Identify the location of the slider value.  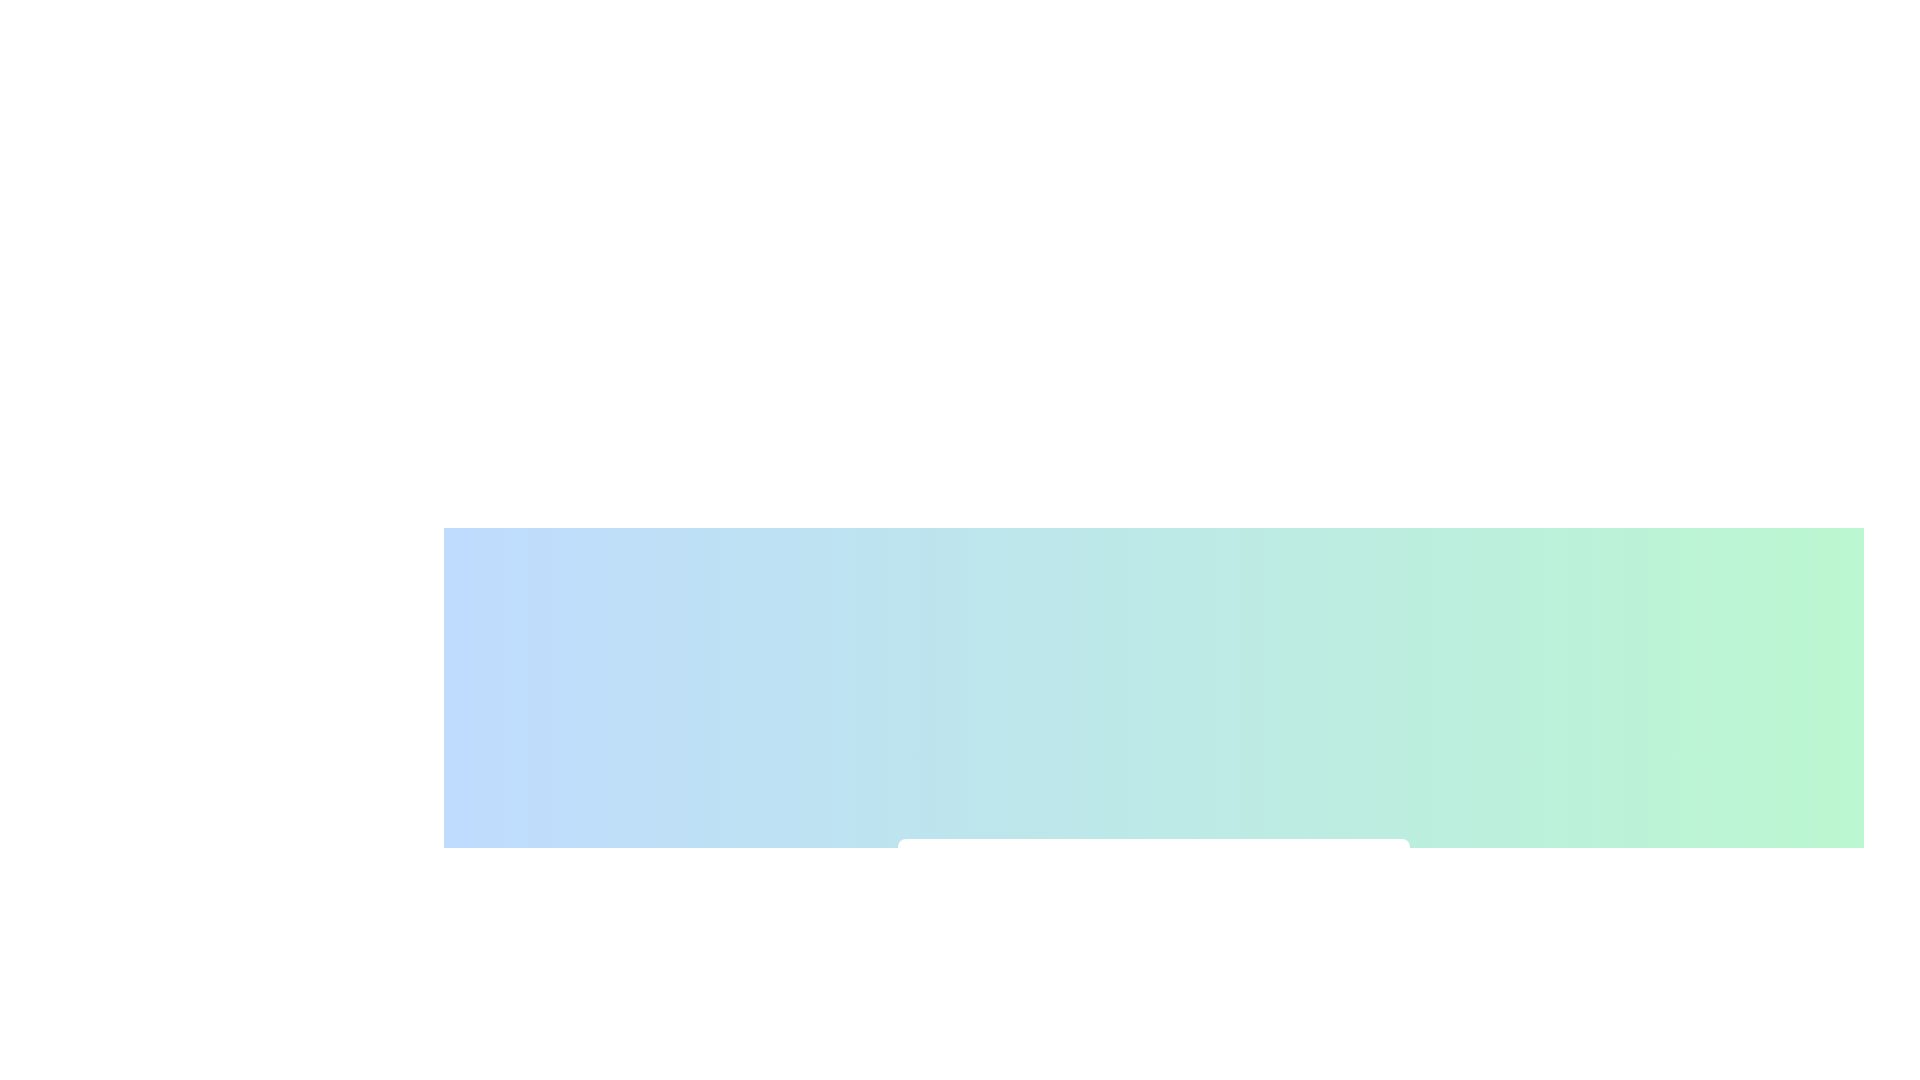
(1324, 977).